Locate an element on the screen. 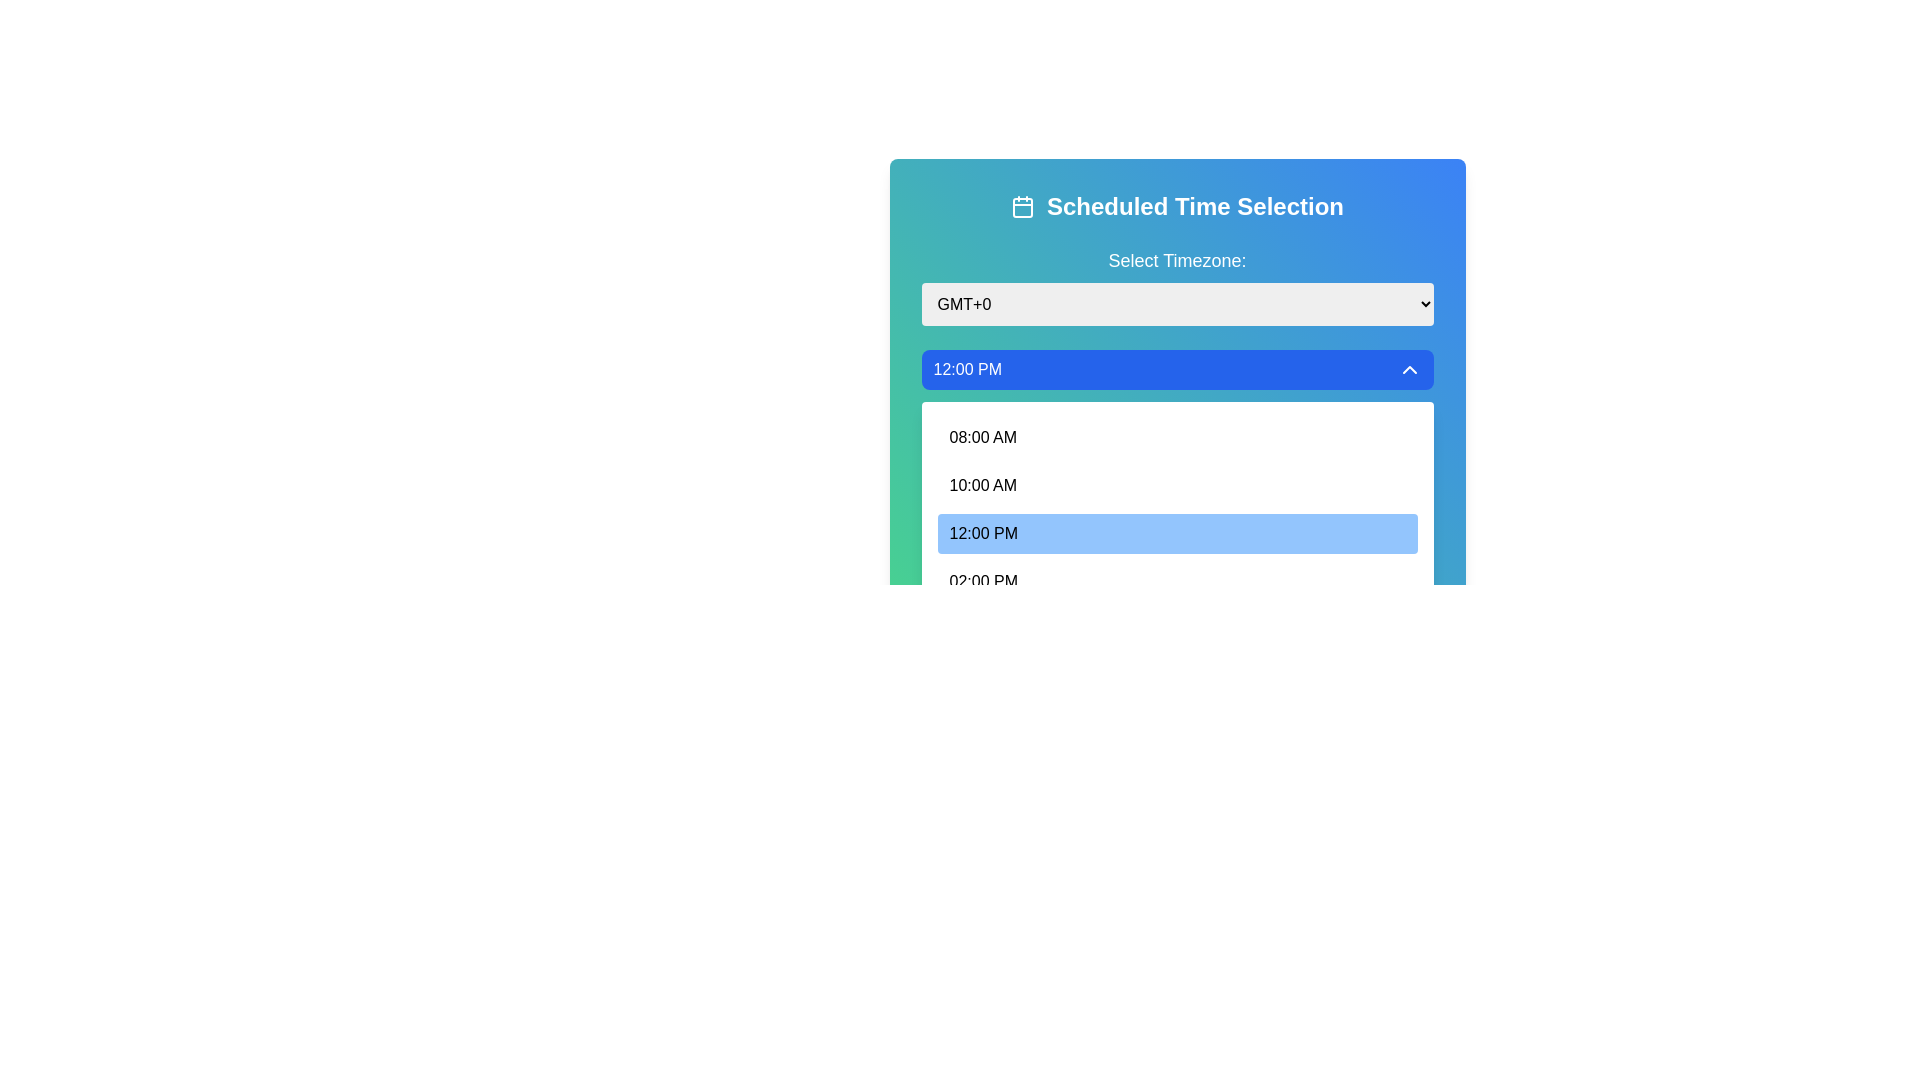  keyboard navigation is located at coordinates (983, 486).